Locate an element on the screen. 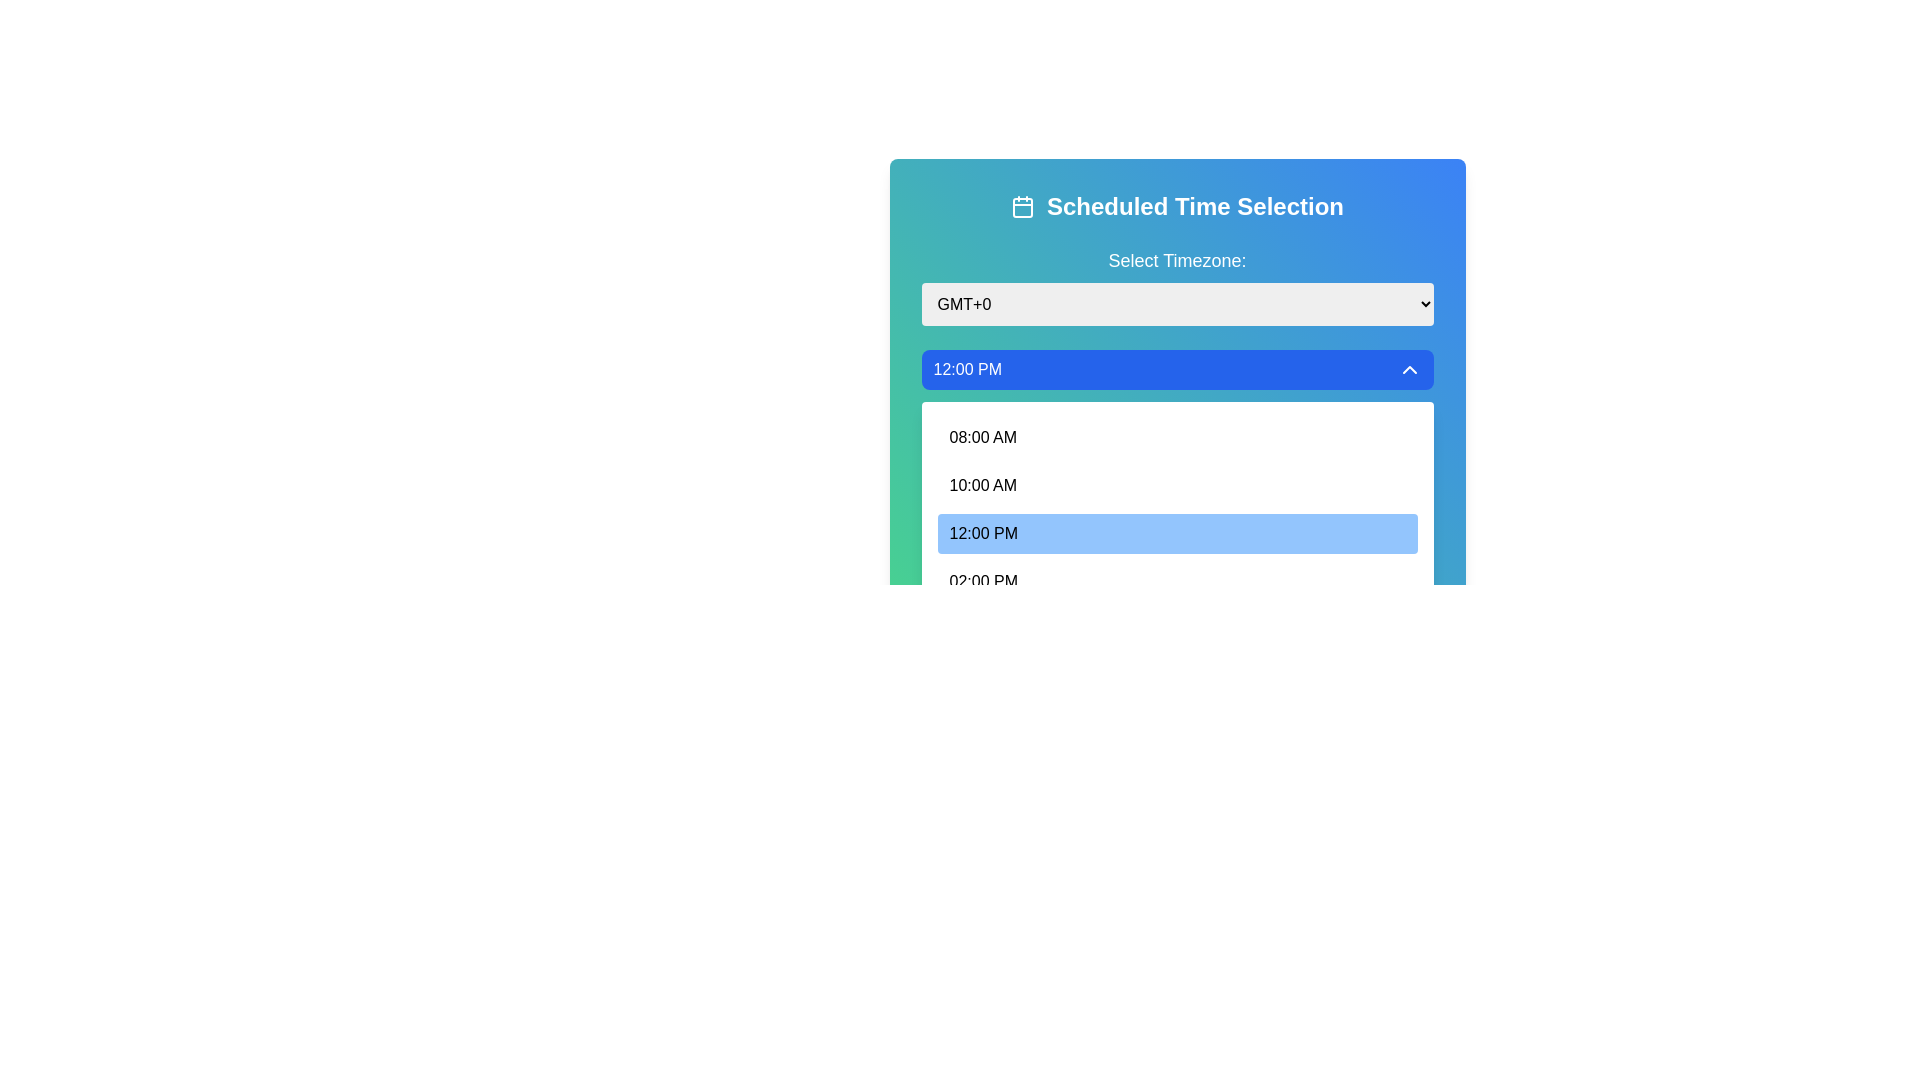  keyboard navigation is located at coordinates (983, 486).